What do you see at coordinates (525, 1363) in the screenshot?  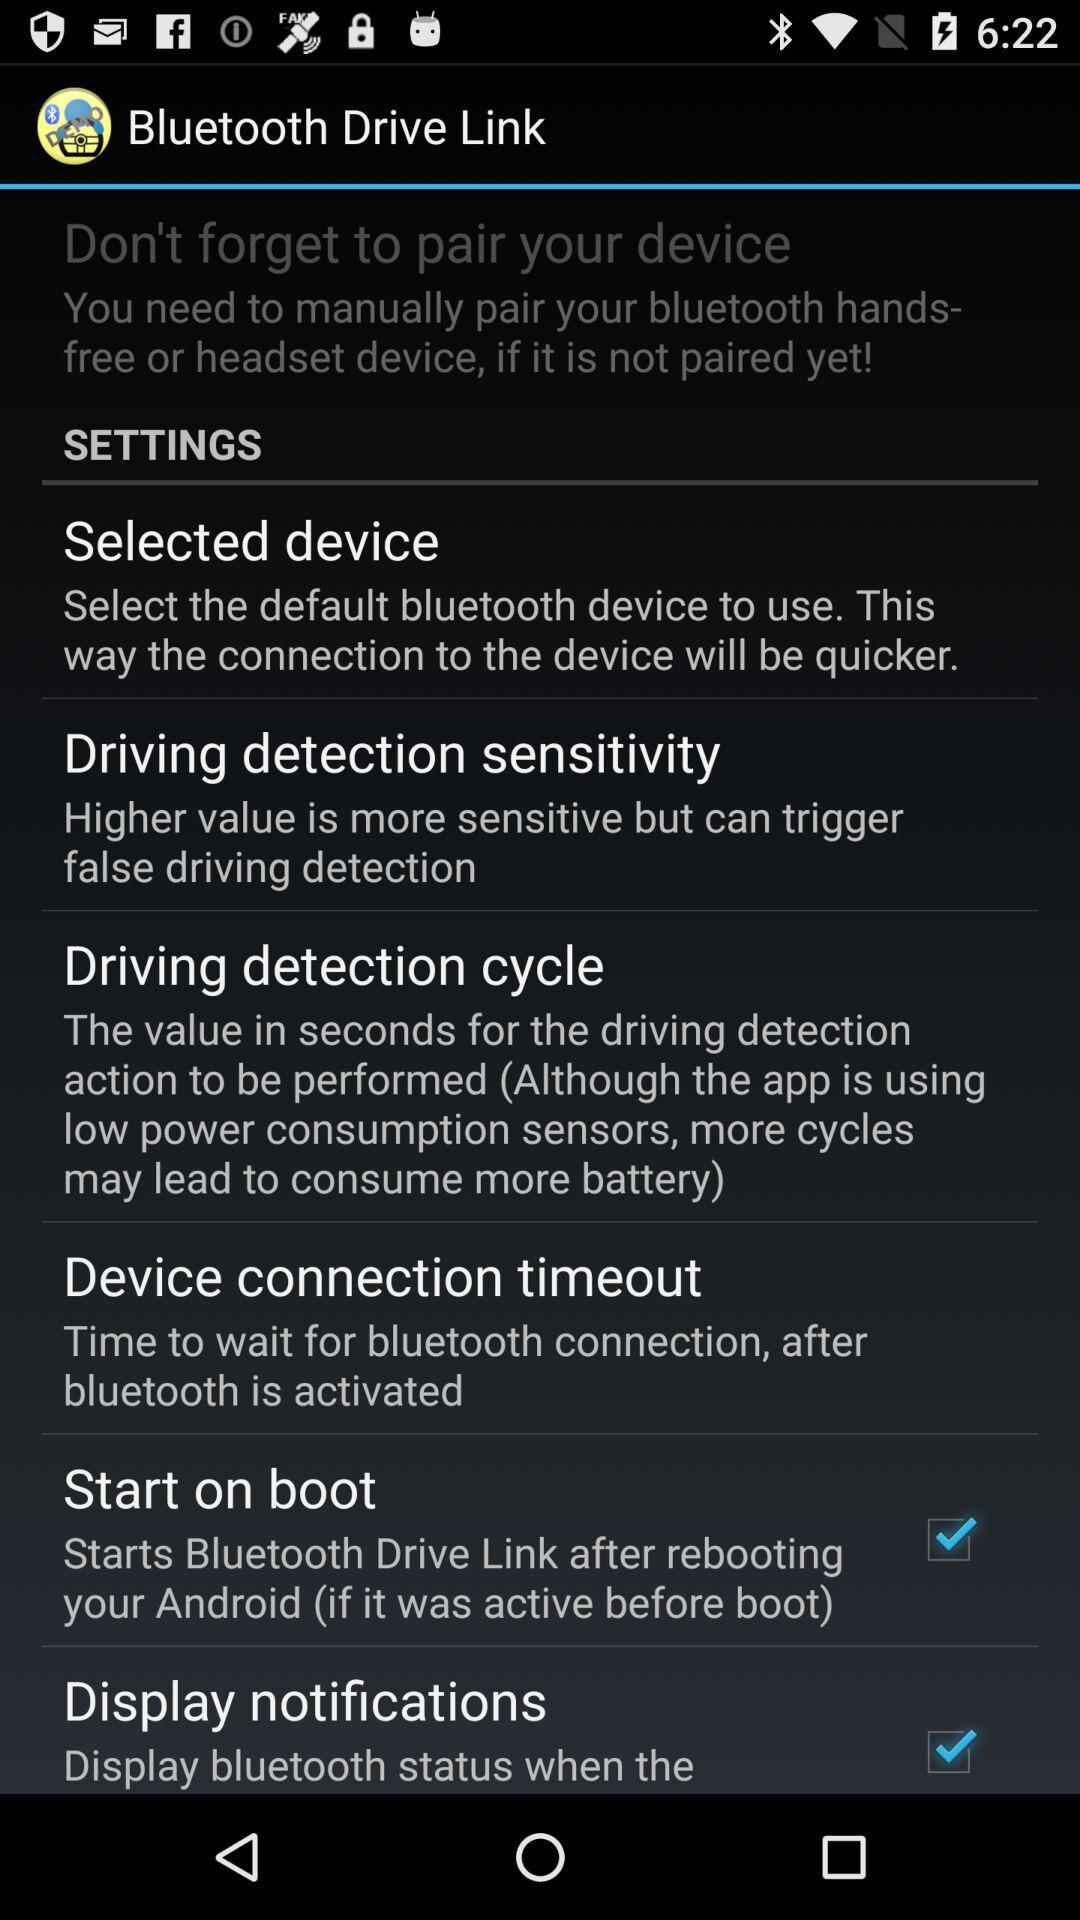 I see `the item above start on boot icon` at bounding box center [525, 1363].